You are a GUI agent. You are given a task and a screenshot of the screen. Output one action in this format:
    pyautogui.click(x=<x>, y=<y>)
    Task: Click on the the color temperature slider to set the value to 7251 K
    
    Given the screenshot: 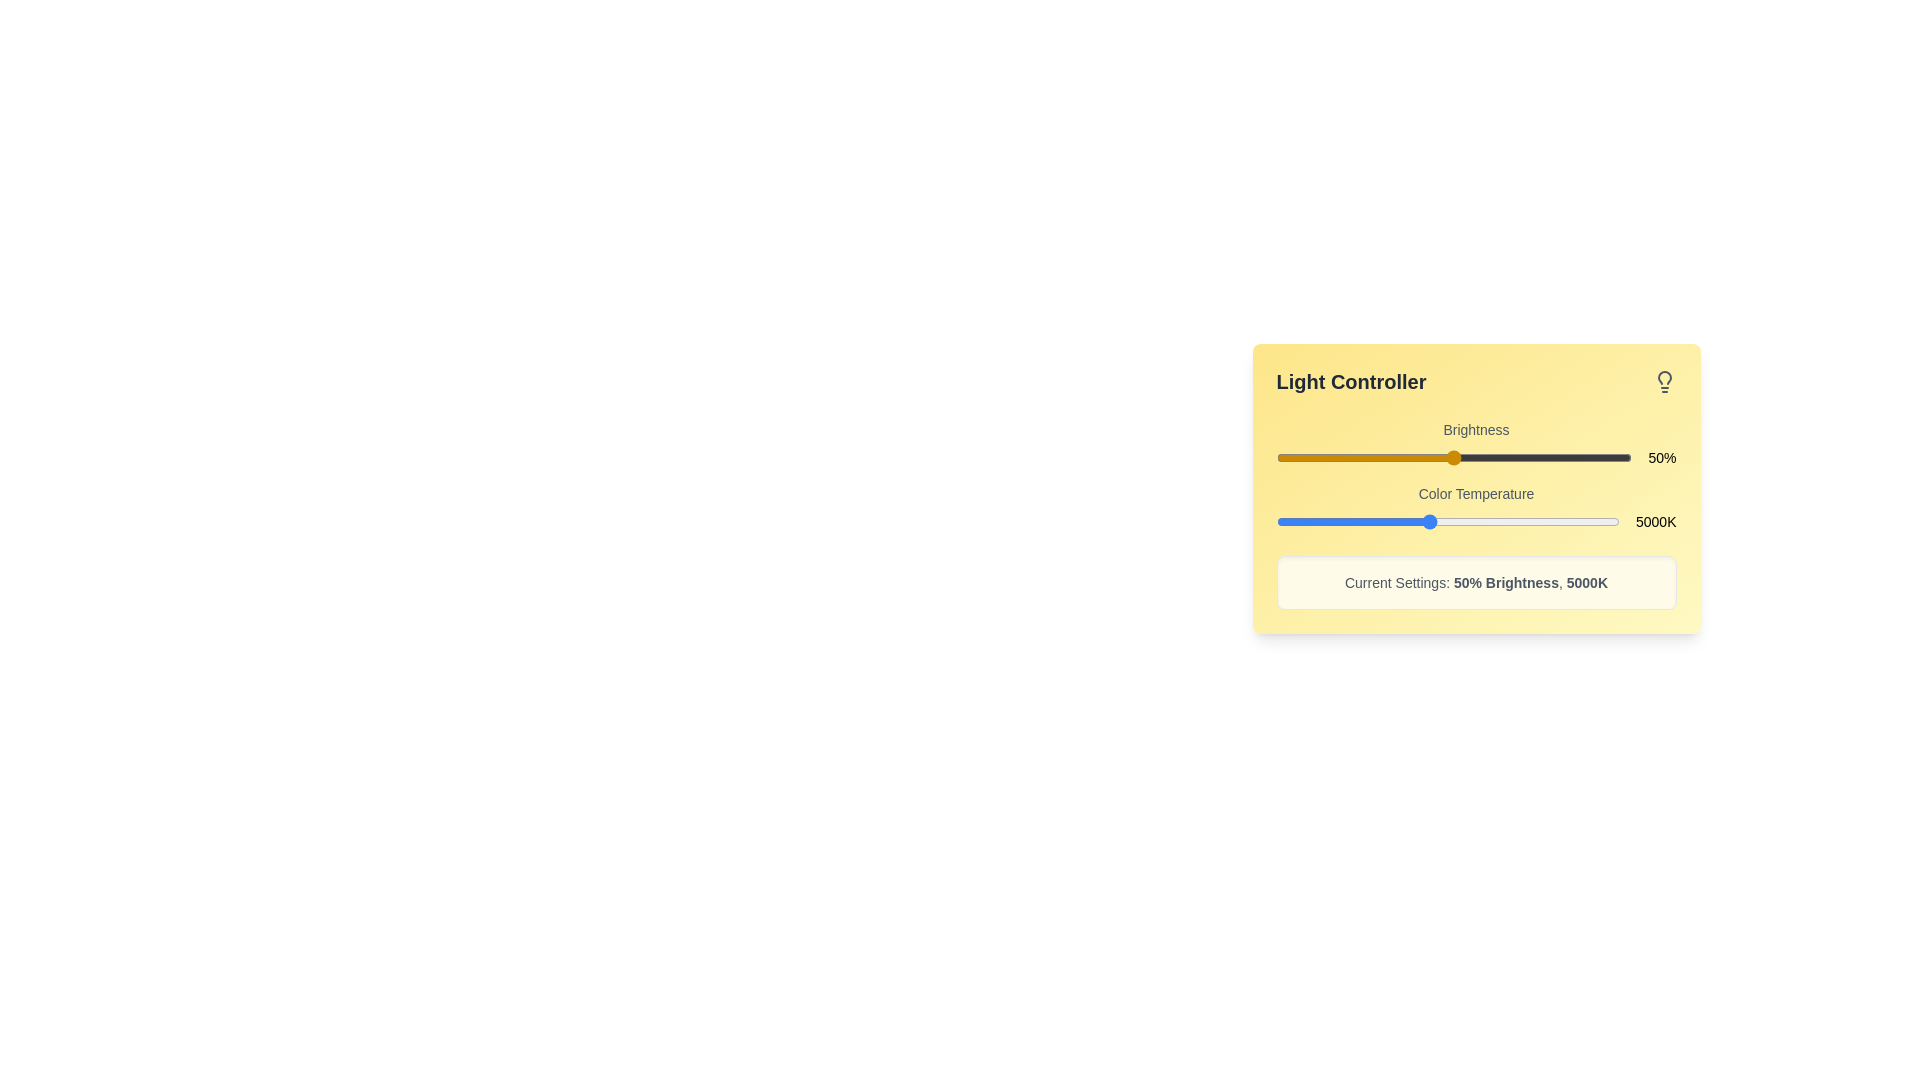 What is the action you would take?
    pyautogui.click(x=1515, y=520)
    